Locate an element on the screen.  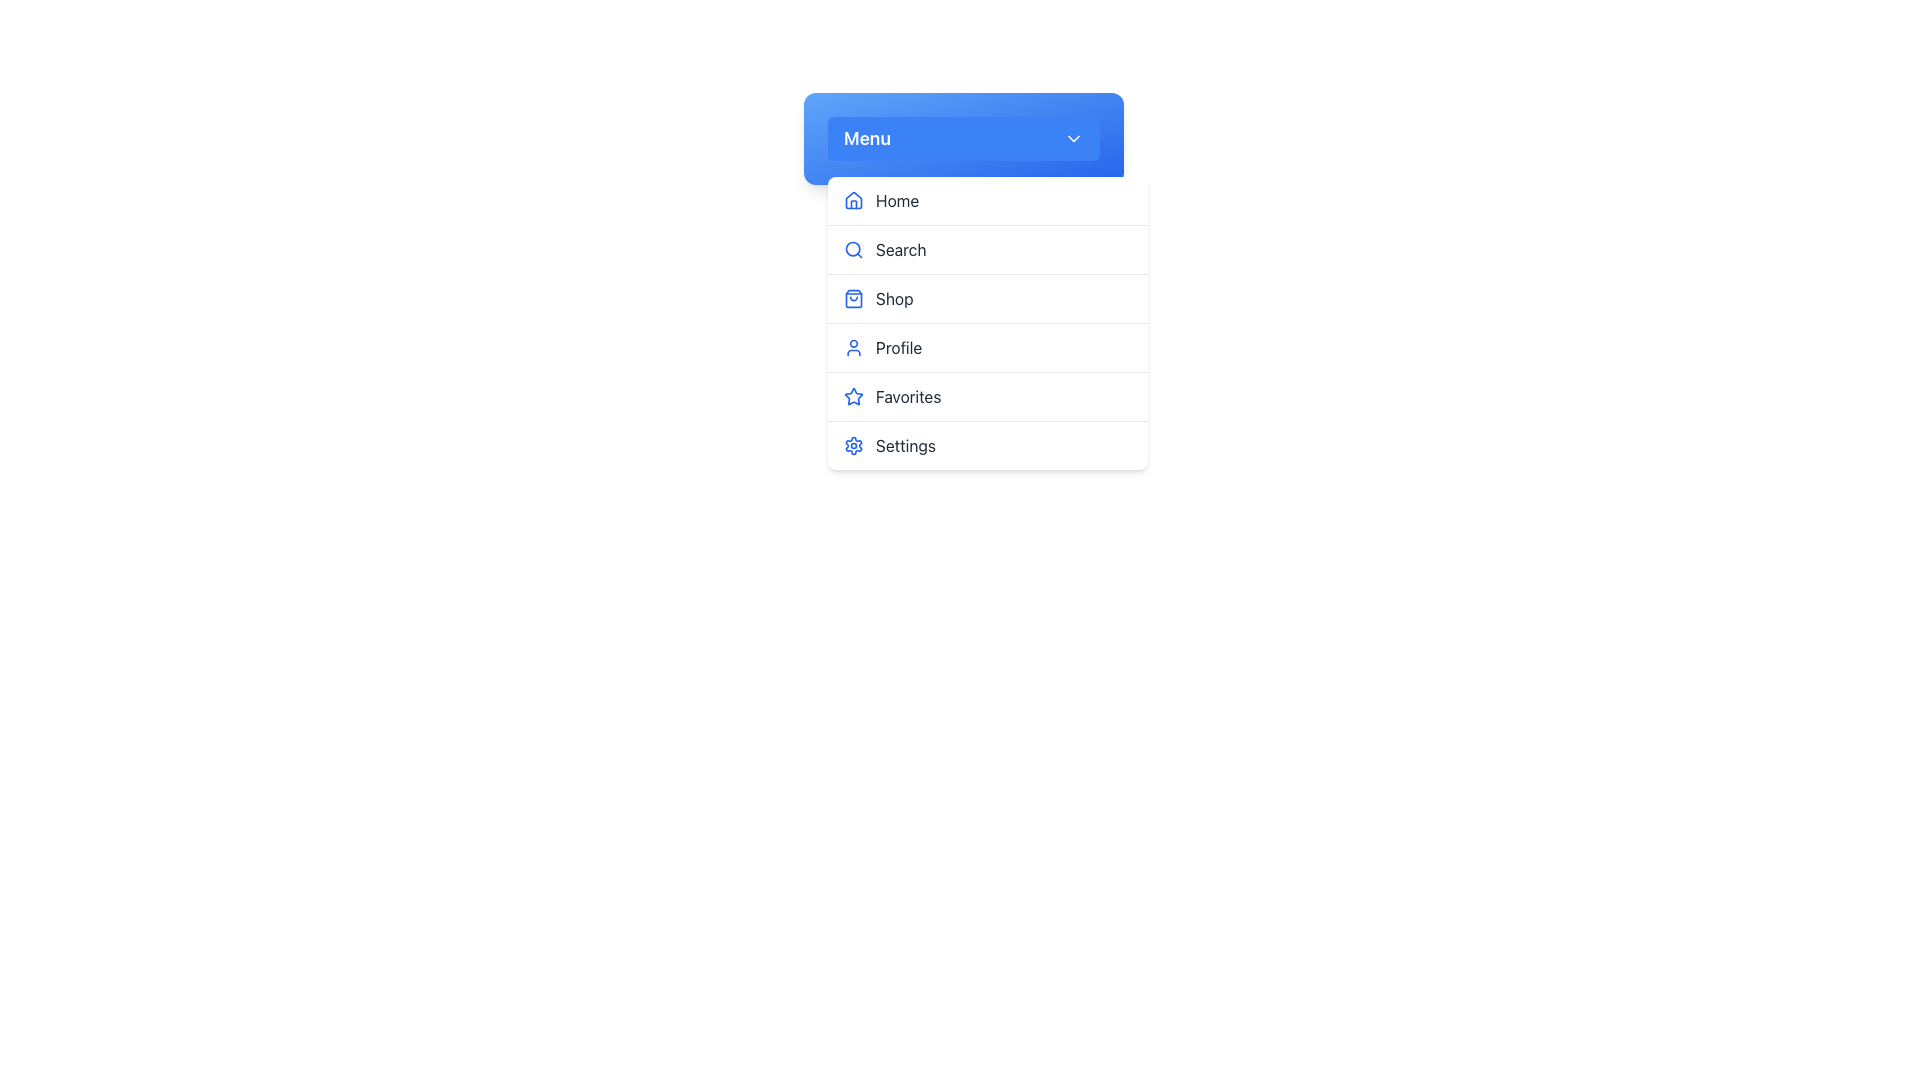
the house icon located to the left of the 'Home' text entry in the dropdown menu under the 'Menu' label is located at coordinates (854, 200).